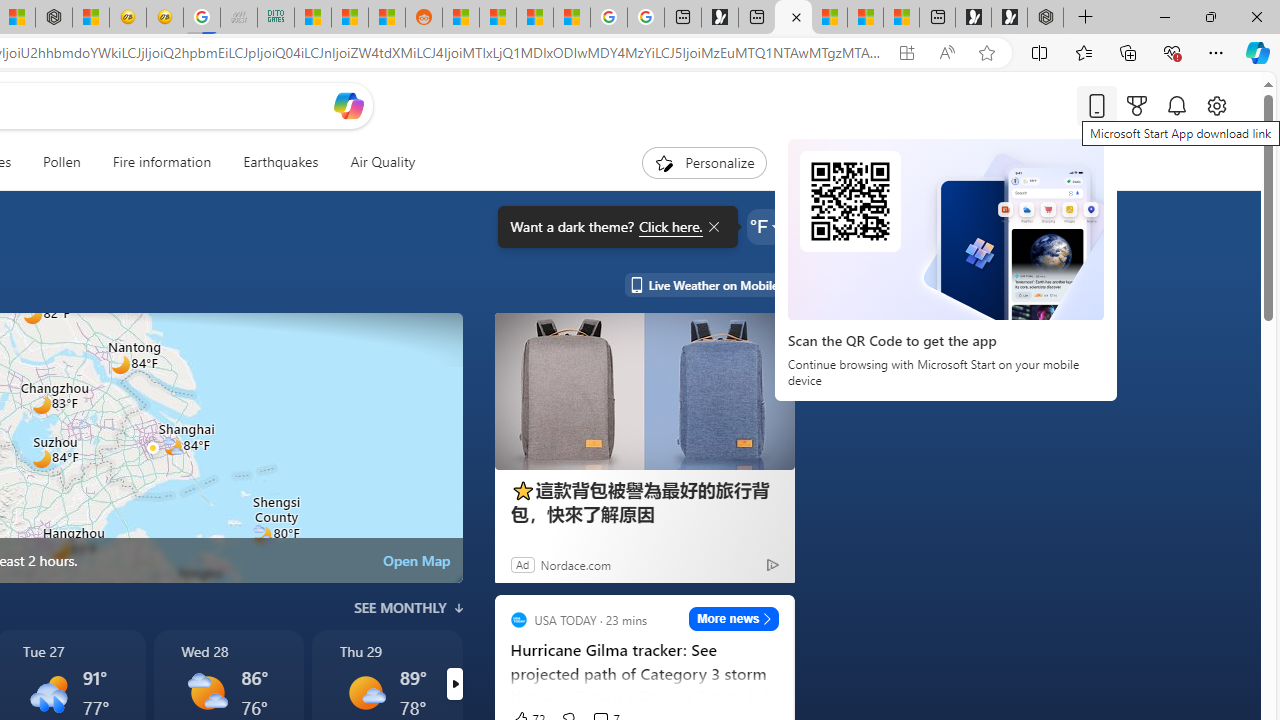 This screenshot has height=720, width=1280. I want to click on 'Nordace - Nordace Siena Is Not An Ordinary Backpack', so click(1044, 17).